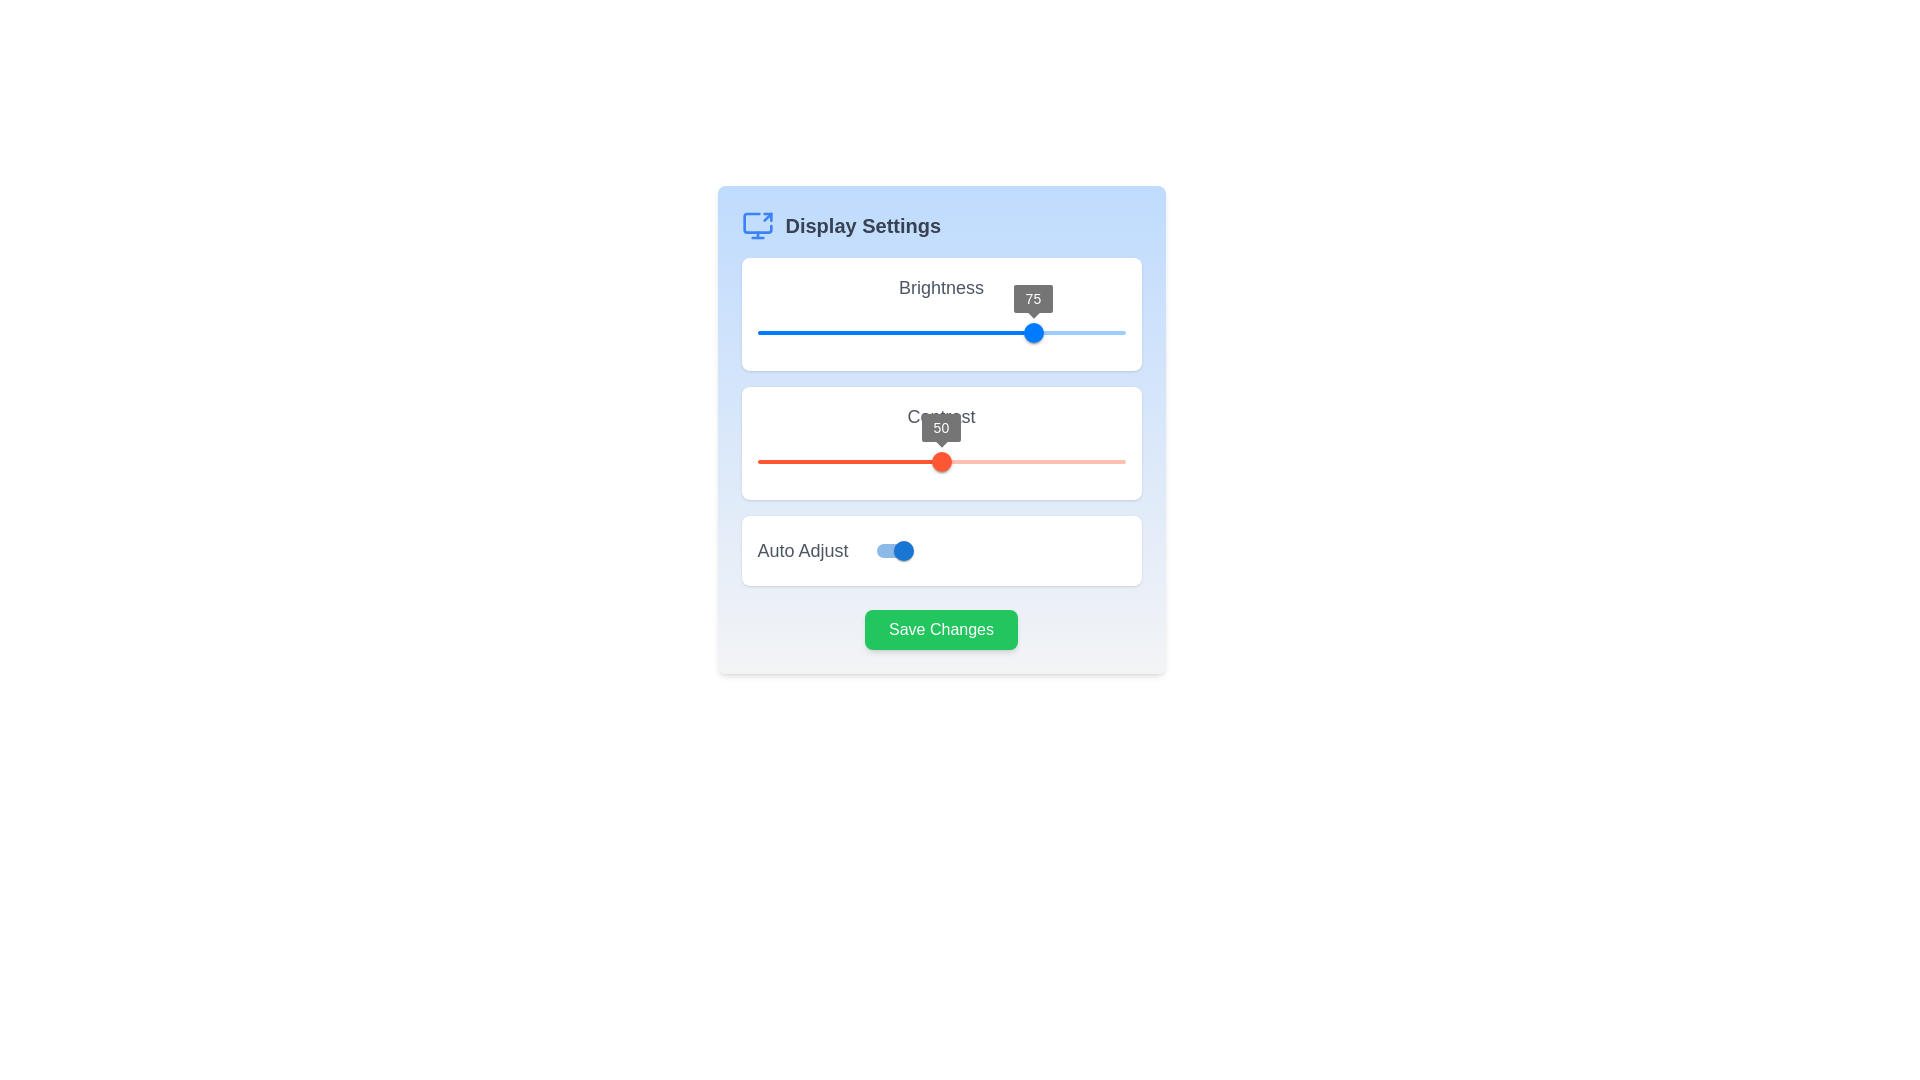 This screenshot has width=1920, height=1080. I want to click on contrast, so click(875, 462).